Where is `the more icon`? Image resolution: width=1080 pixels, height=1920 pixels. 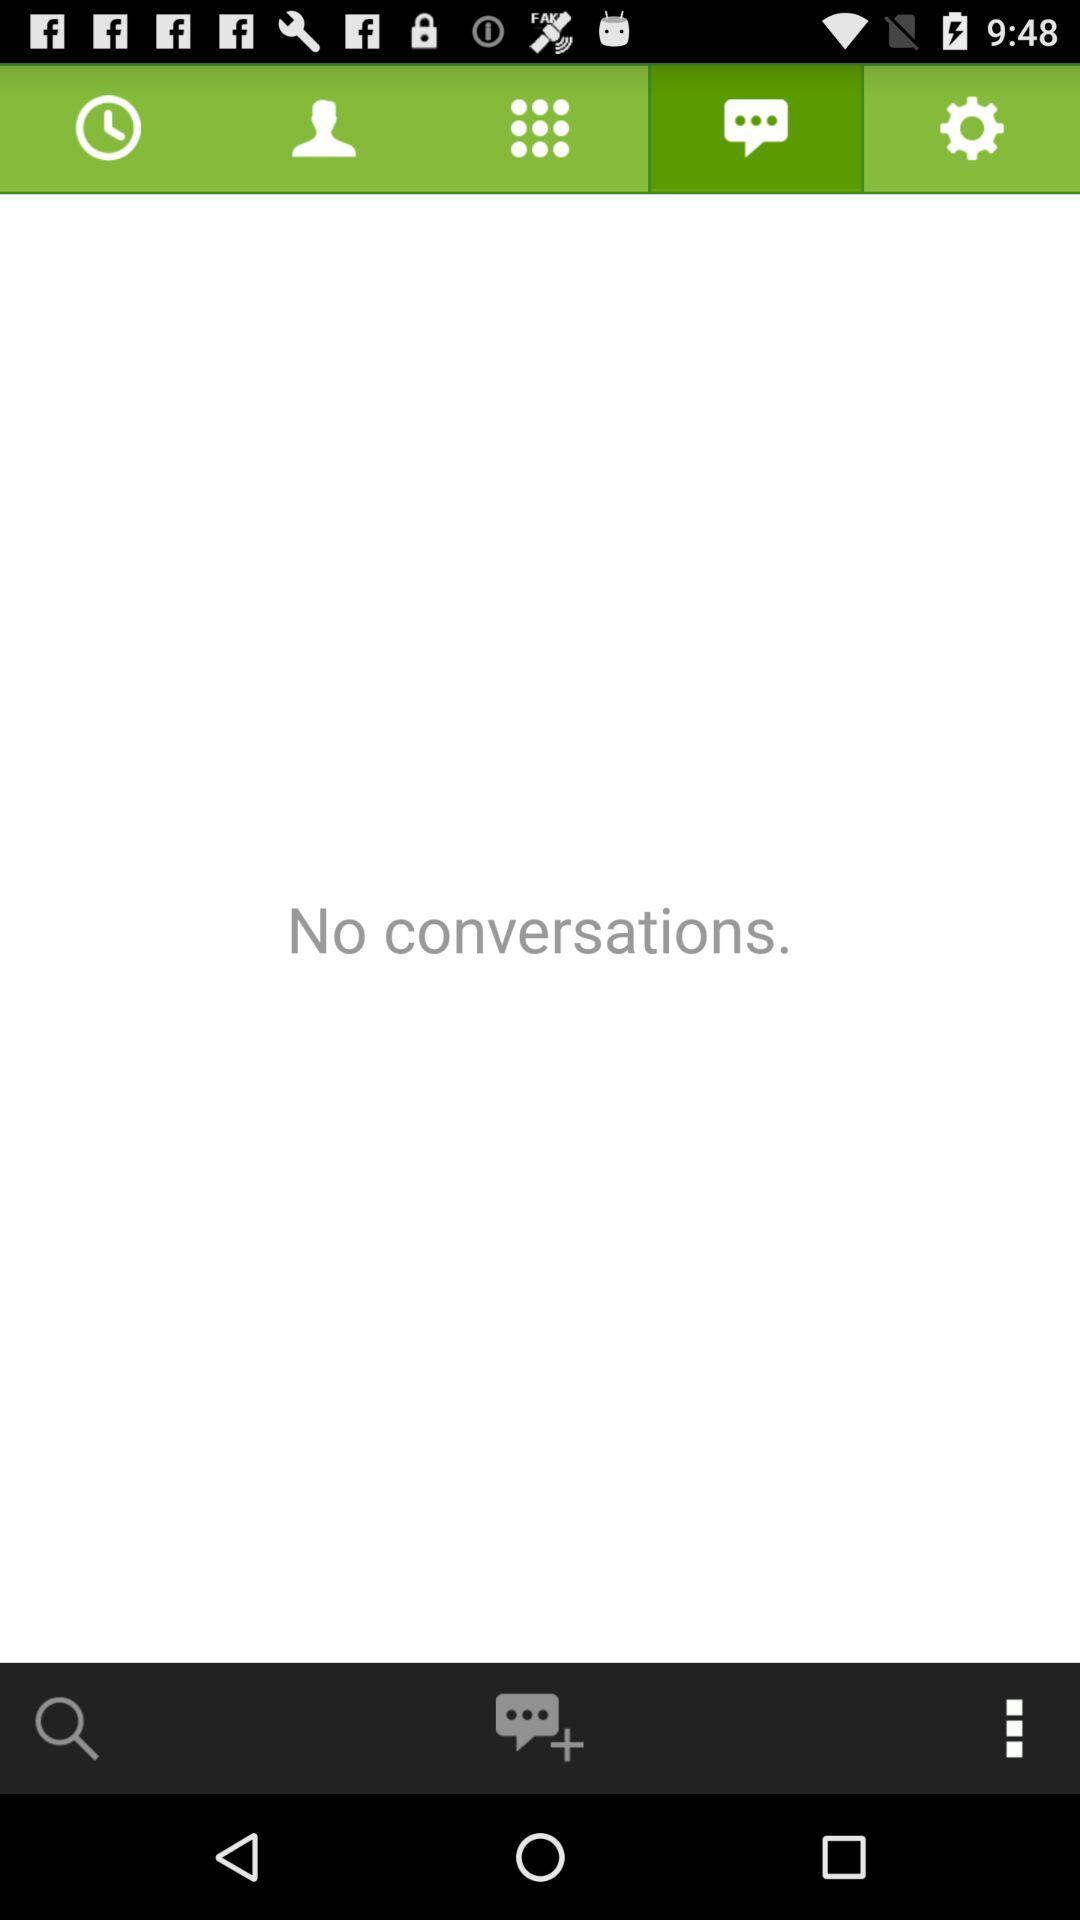 the more icon is located at coordinates (1014, 1848).